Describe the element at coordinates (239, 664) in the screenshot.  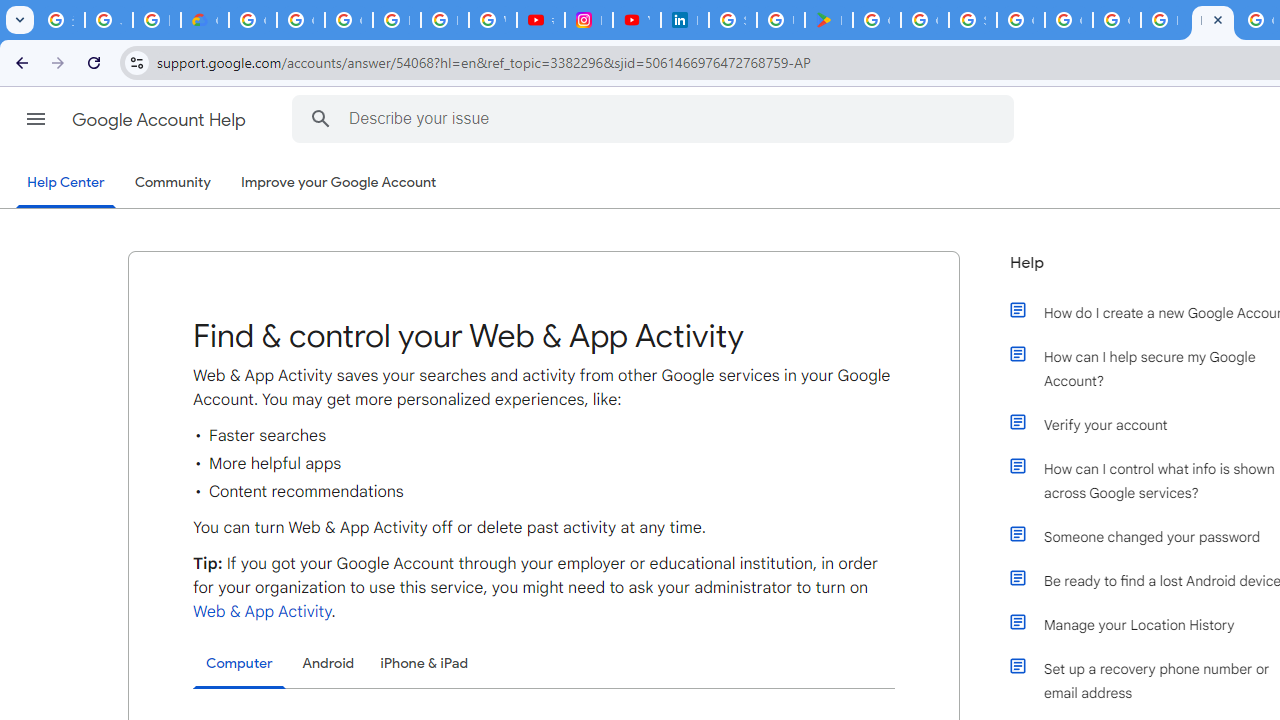
I see `'Computer'` at that location.